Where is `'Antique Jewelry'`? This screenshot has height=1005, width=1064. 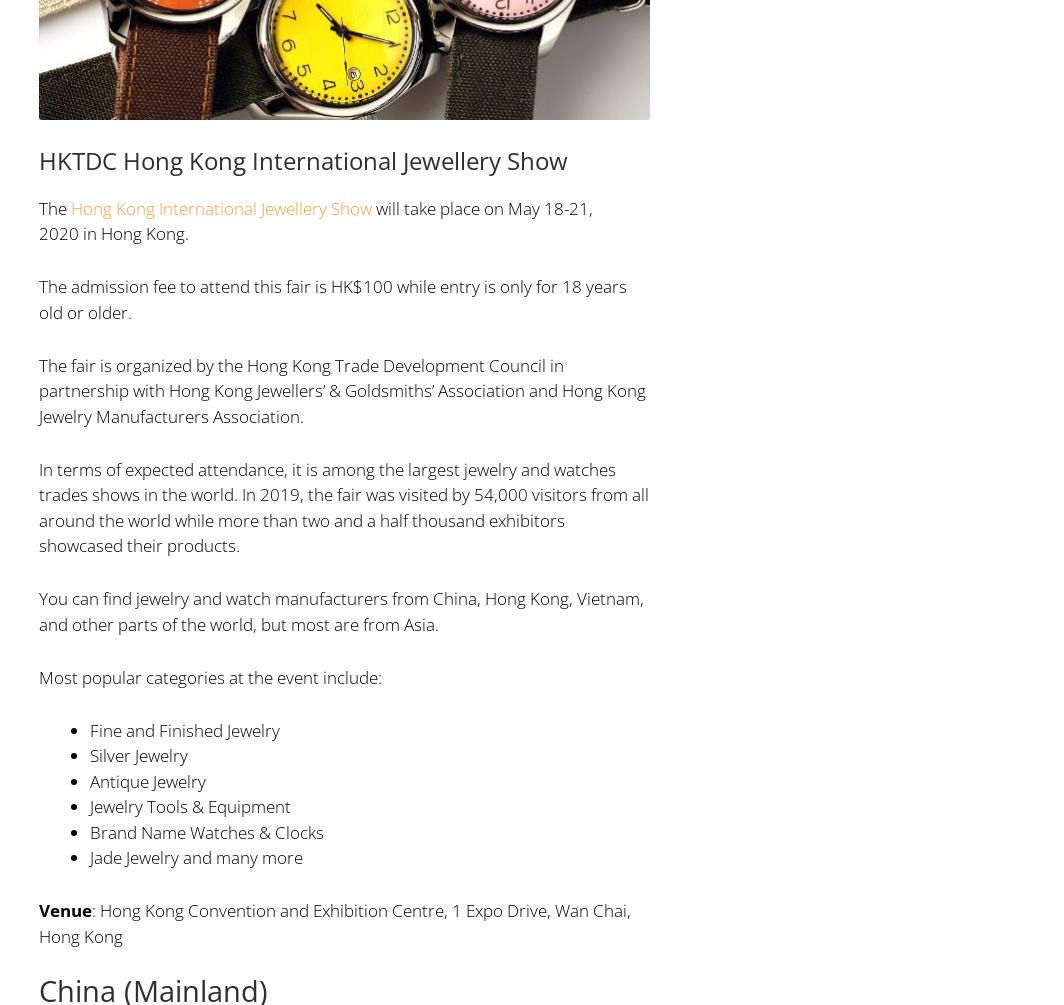
'Antique Jewelry' is located at coordinates (147, 780).